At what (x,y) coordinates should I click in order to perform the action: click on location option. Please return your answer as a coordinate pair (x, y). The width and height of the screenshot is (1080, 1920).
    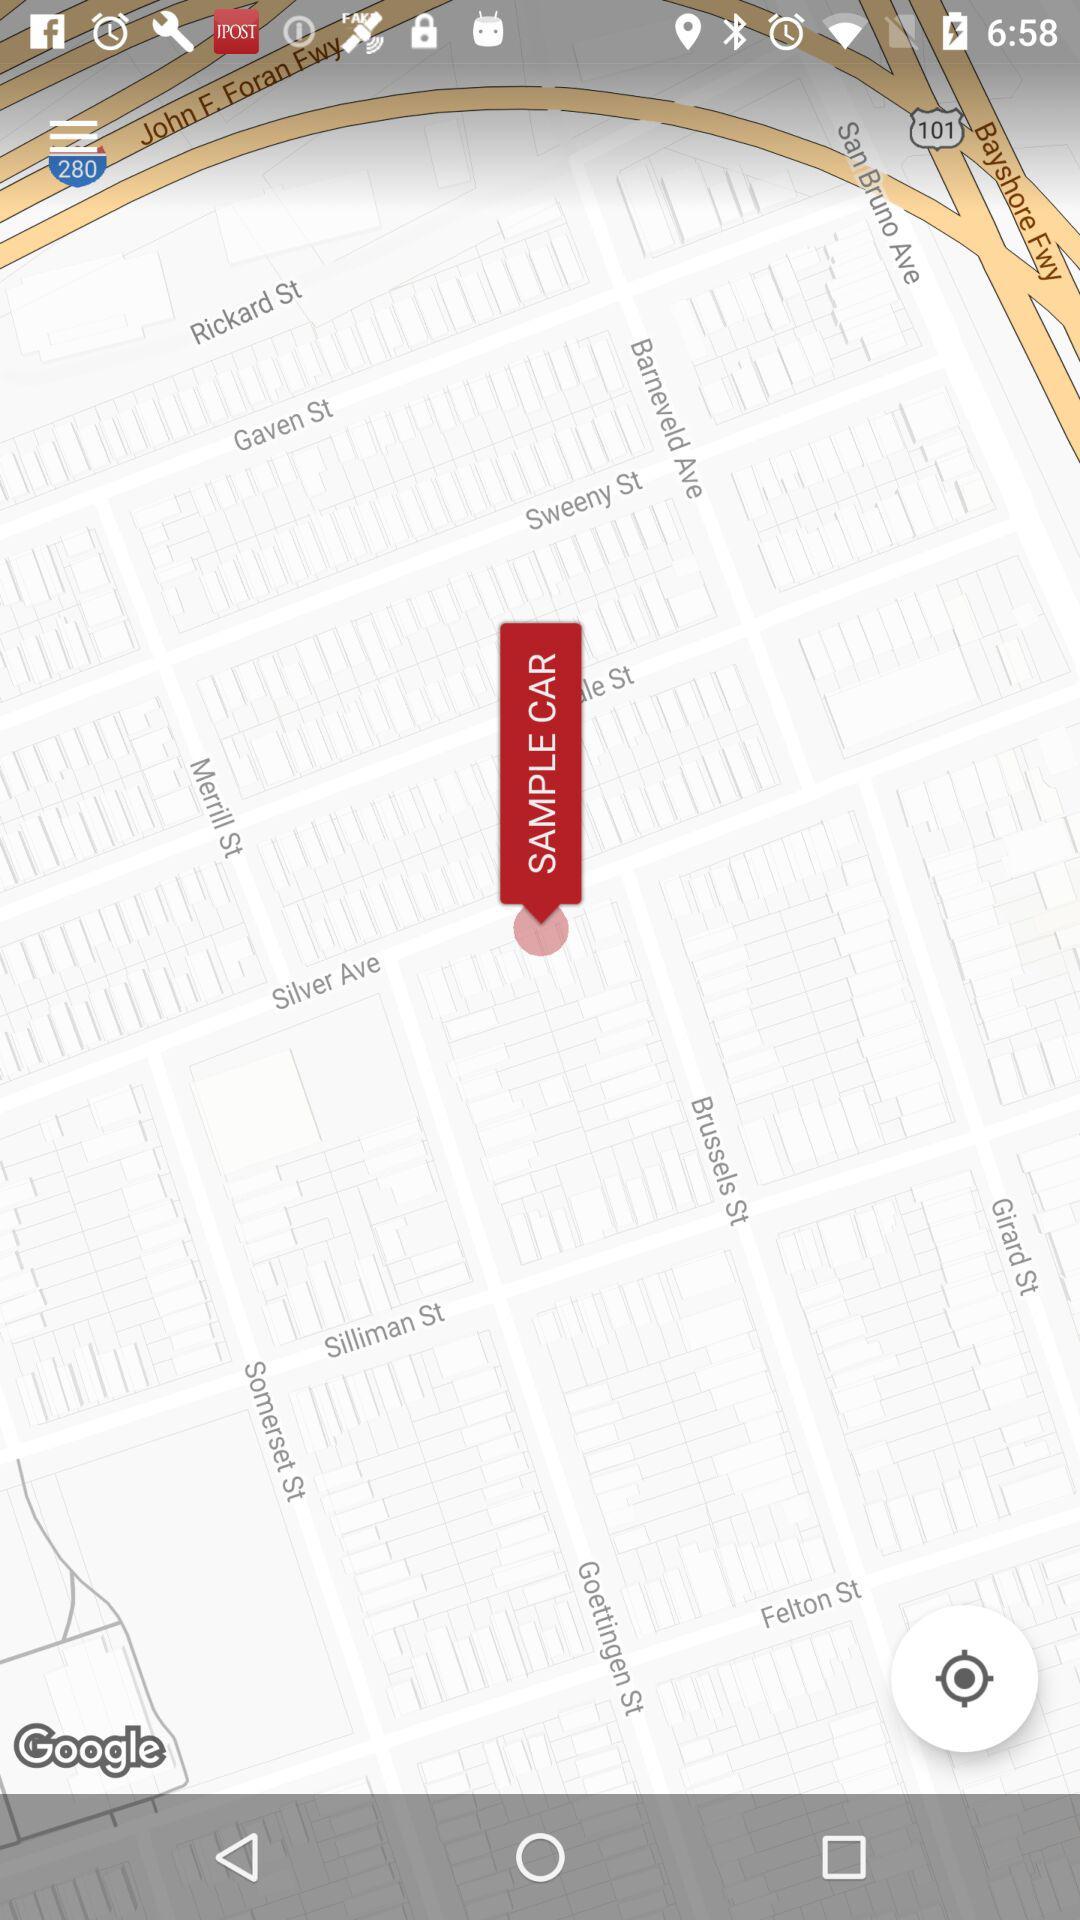
    Looking at the image, I should click on (963, 1678).